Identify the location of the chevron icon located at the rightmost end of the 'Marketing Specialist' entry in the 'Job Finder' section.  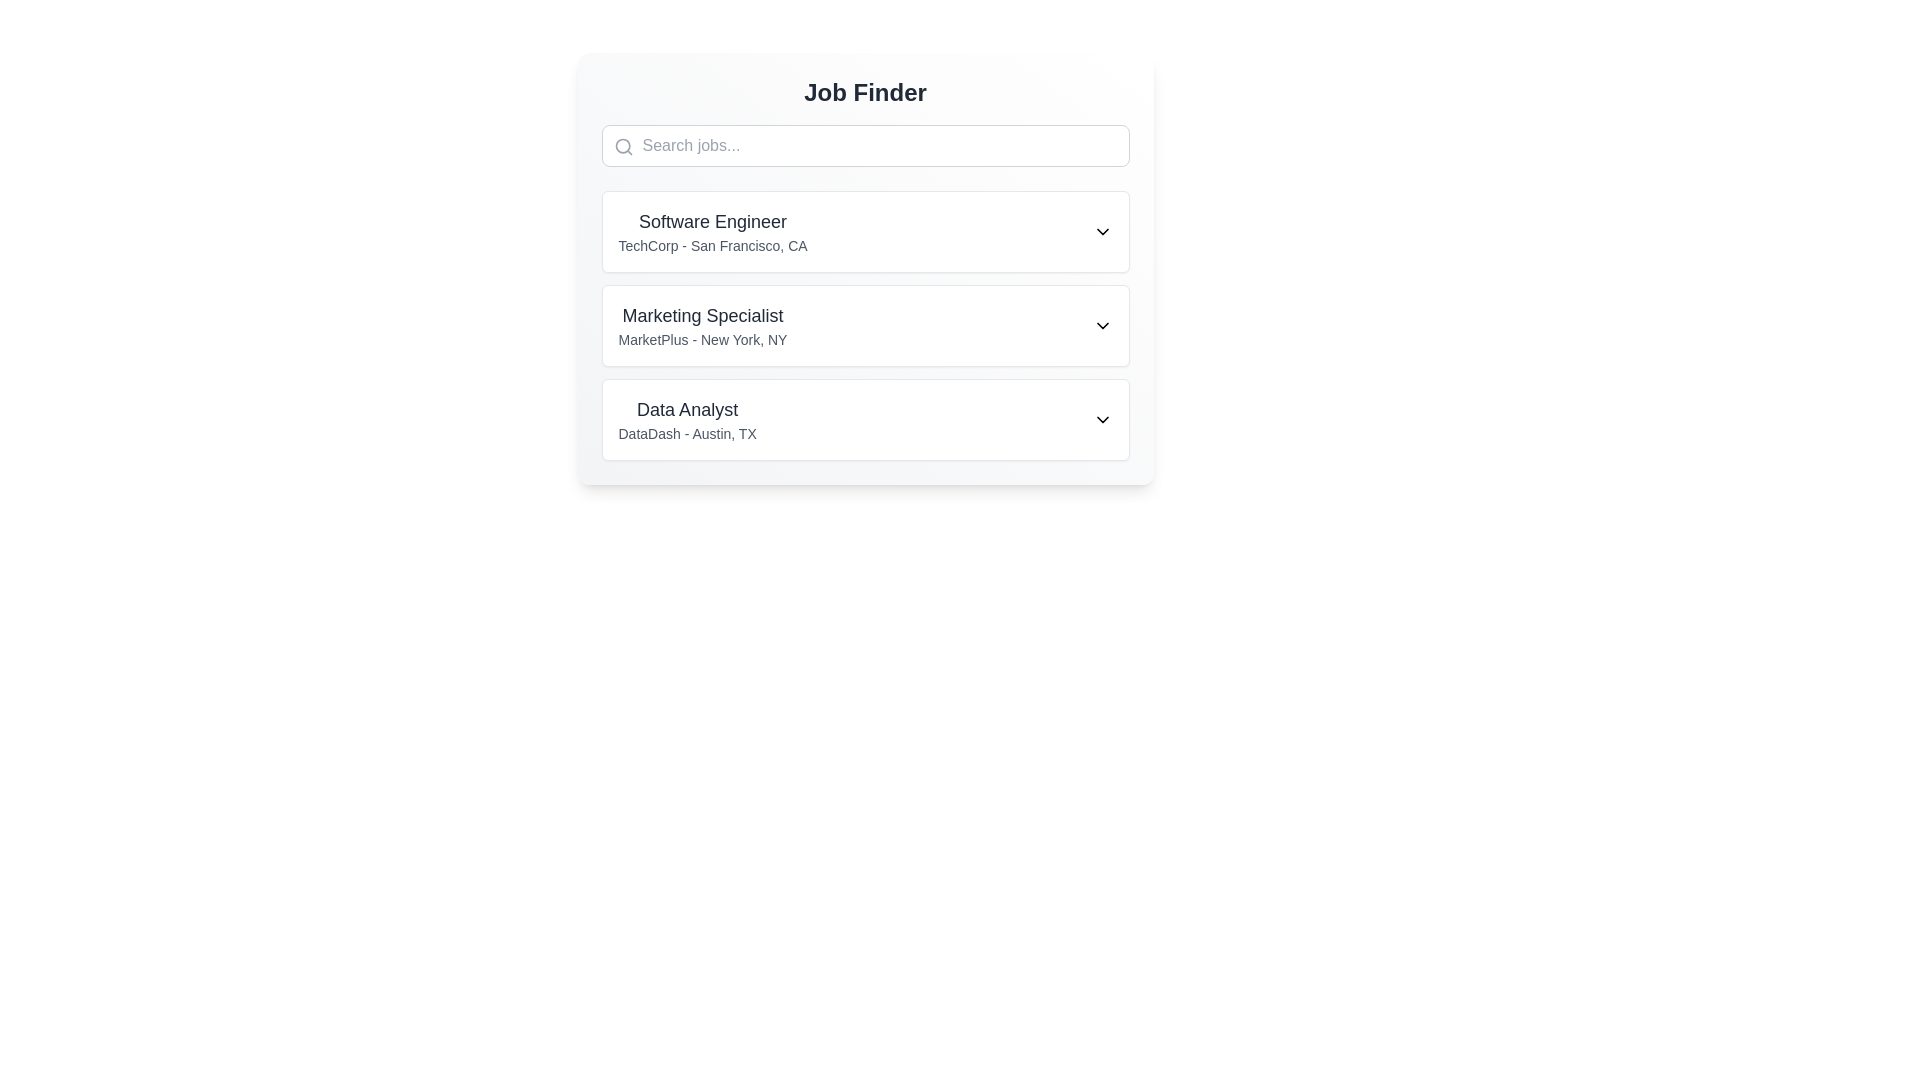
(1101, 325).